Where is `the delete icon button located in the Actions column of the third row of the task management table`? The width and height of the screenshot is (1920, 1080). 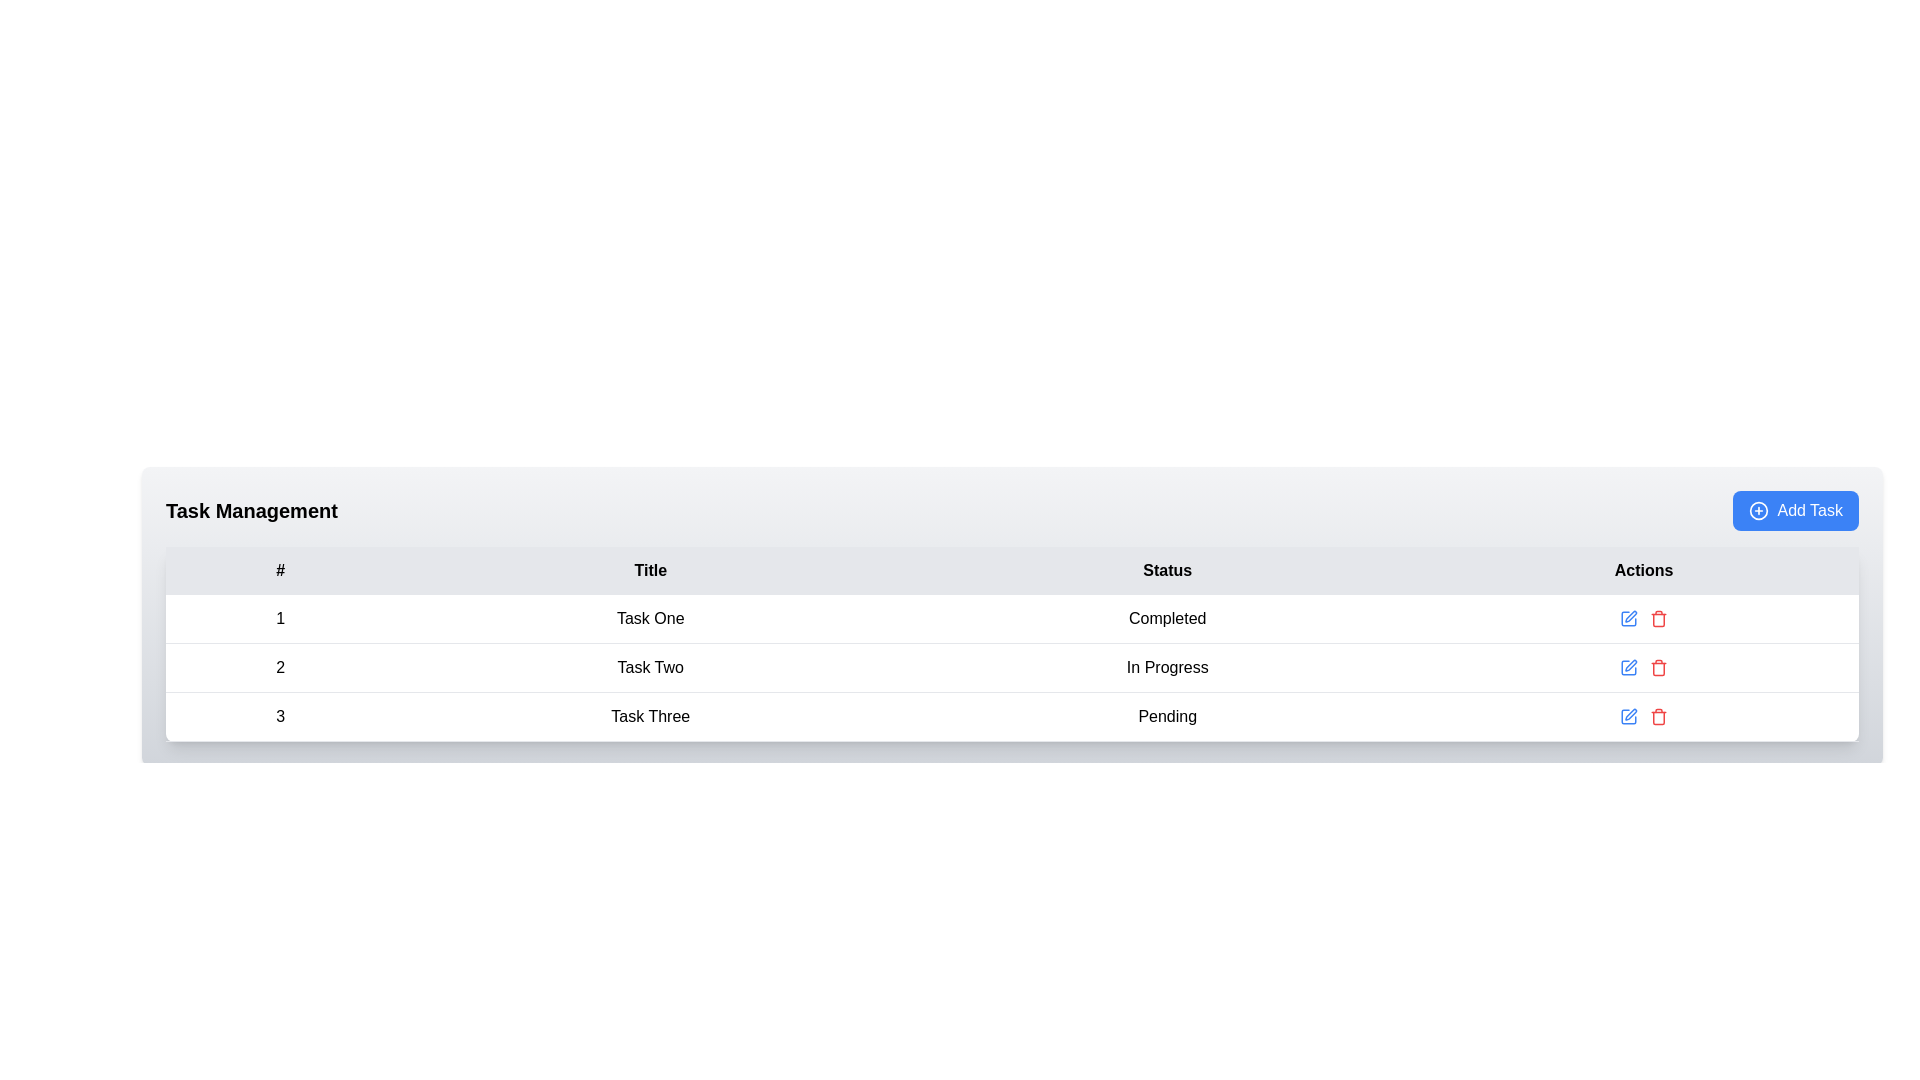 the delete icon button located in the Actions column of the third row of the task management table is located at coordinates (1659, 667).